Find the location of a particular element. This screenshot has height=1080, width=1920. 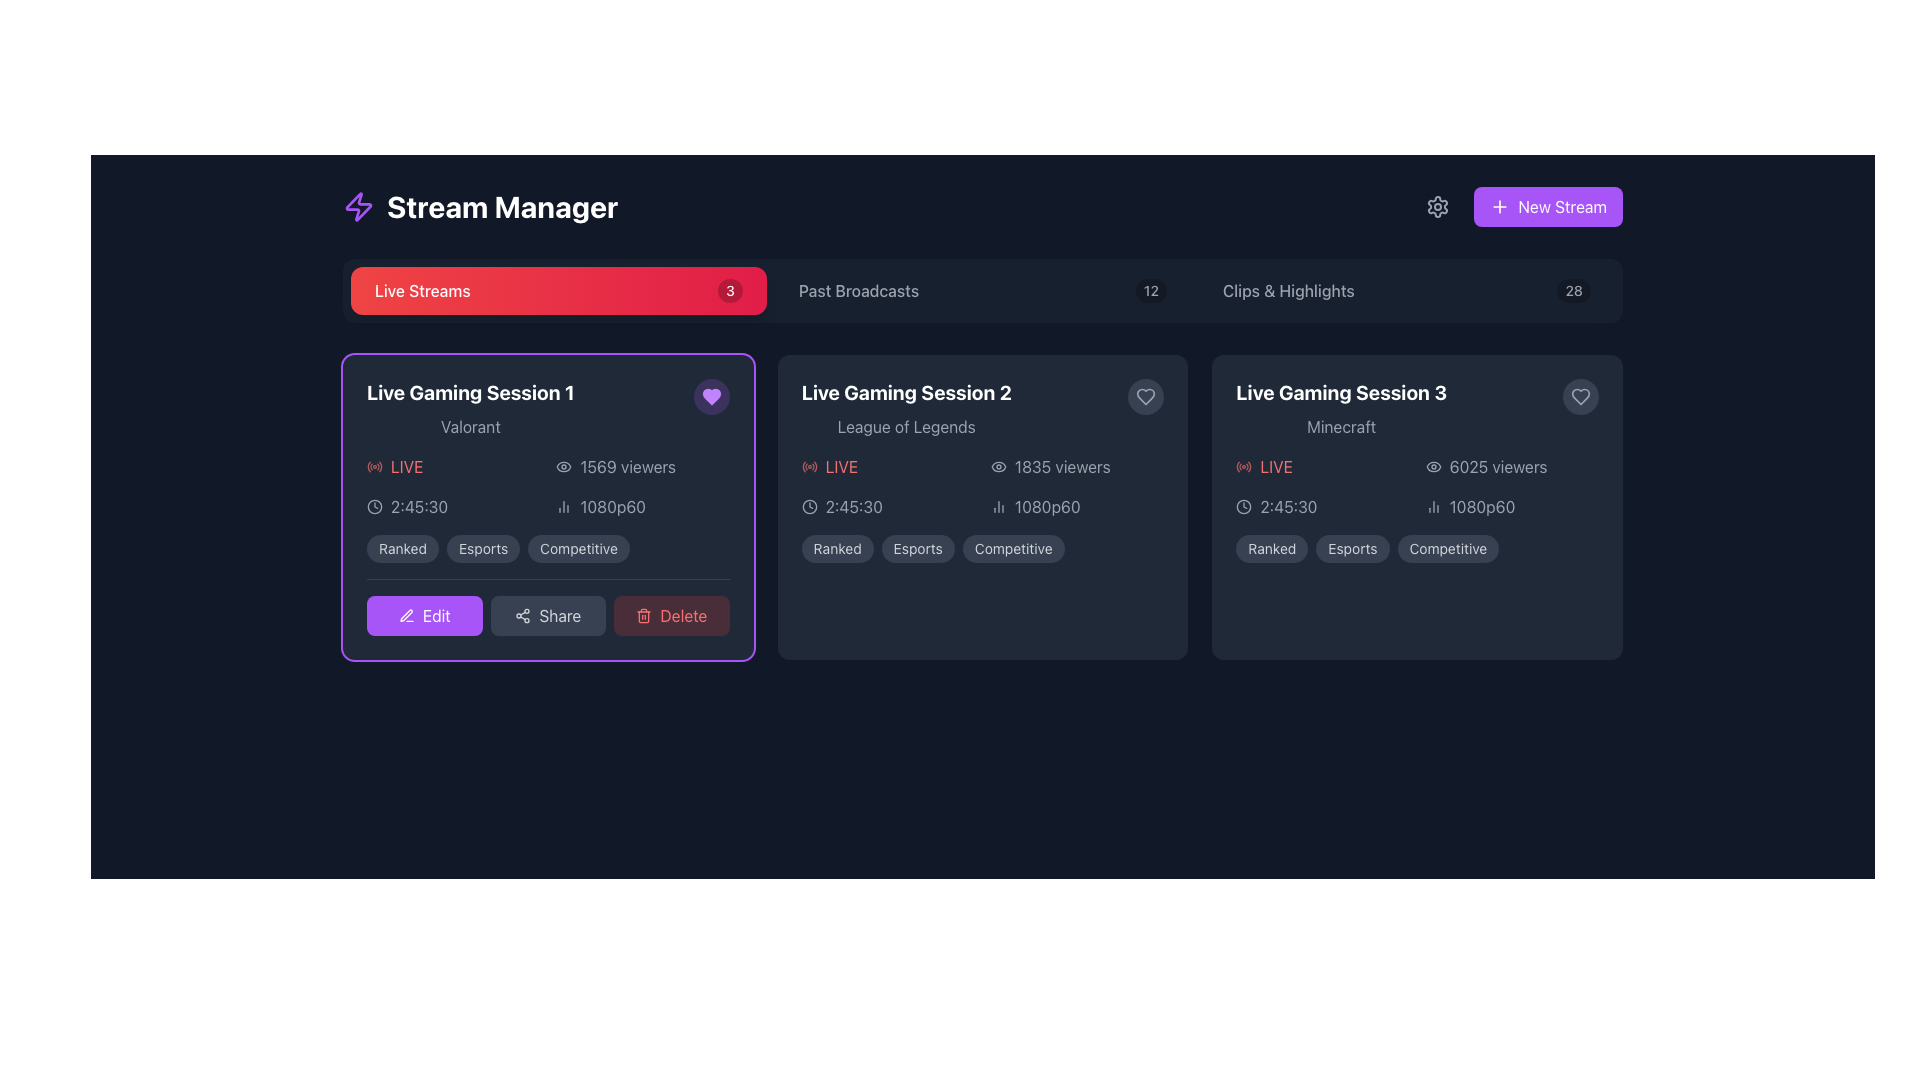

the text label that indicates the purpose of the share button, which is located between the share icon and the delete button in the toolbar of 'Live Gaming Session 1' is located at coordinates (560, 615).